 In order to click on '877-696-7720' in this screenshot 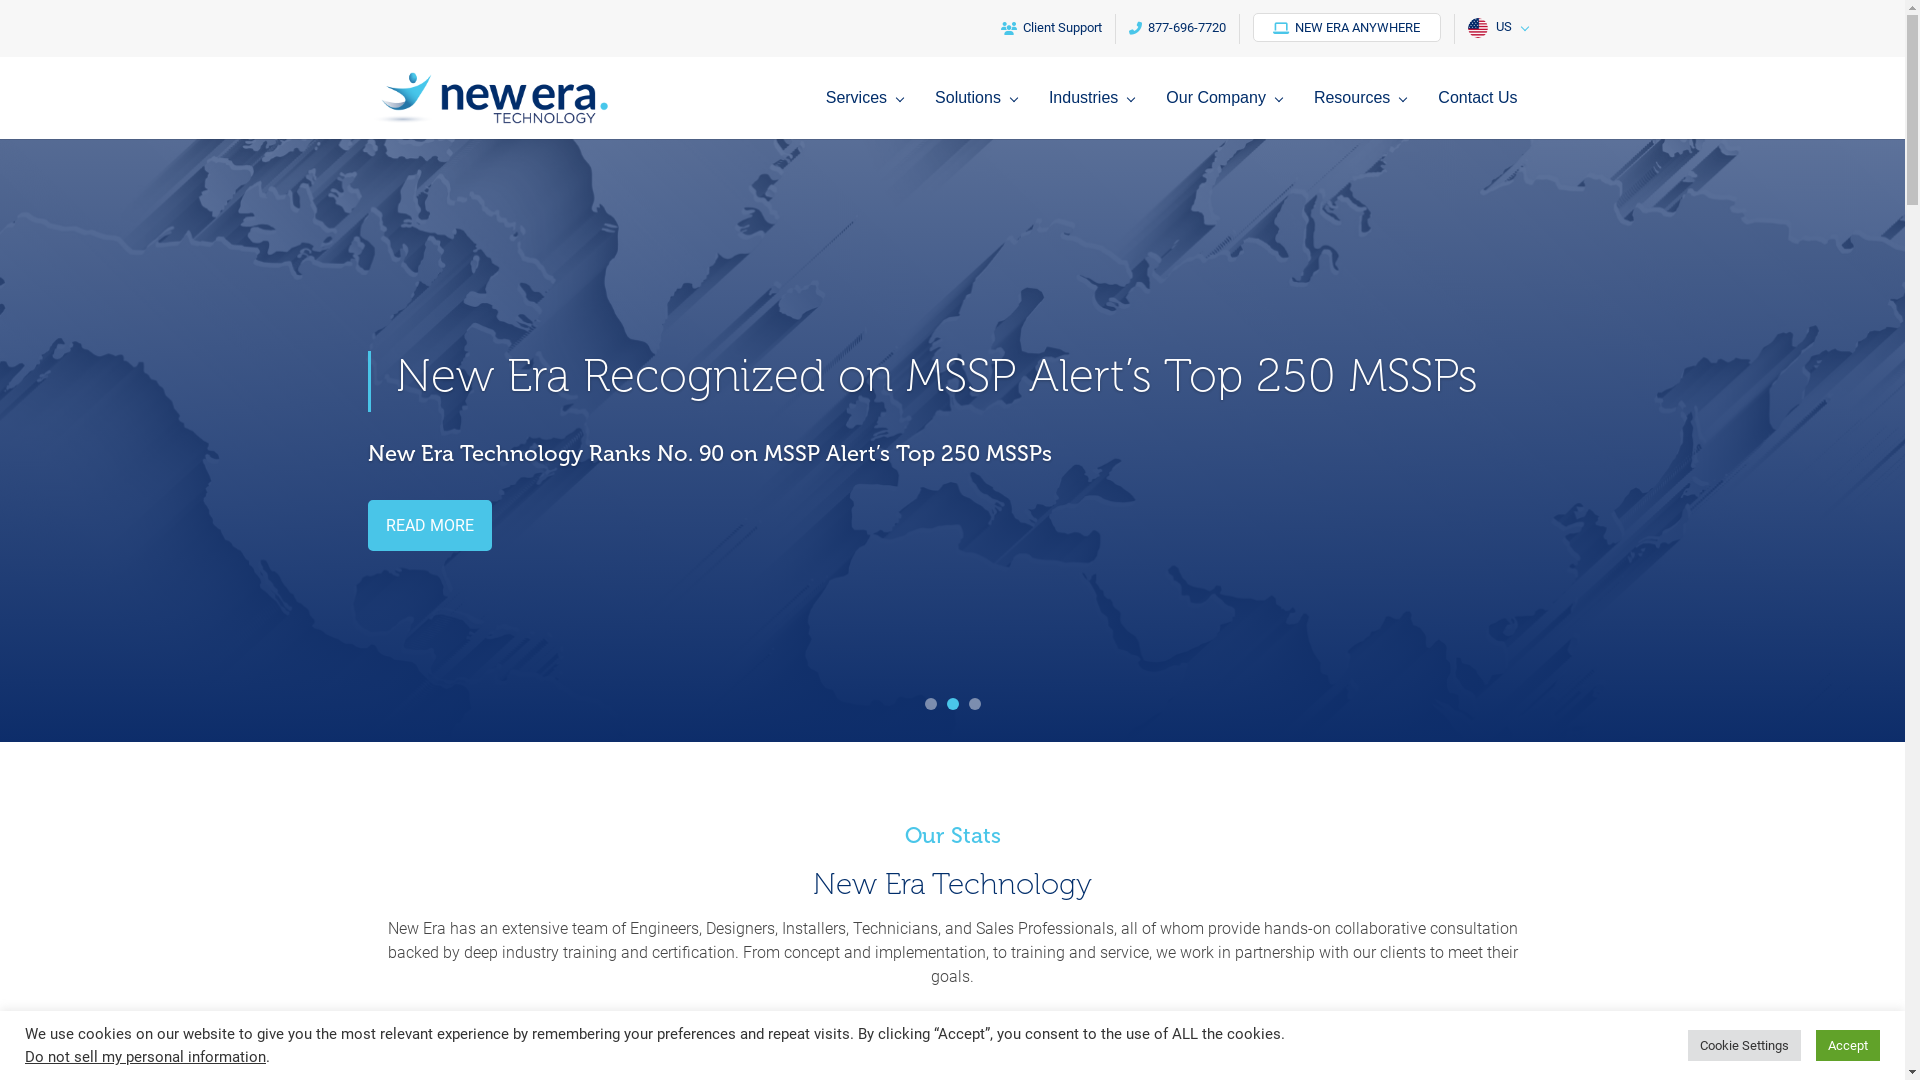, I will do `click(1115, 29)`.